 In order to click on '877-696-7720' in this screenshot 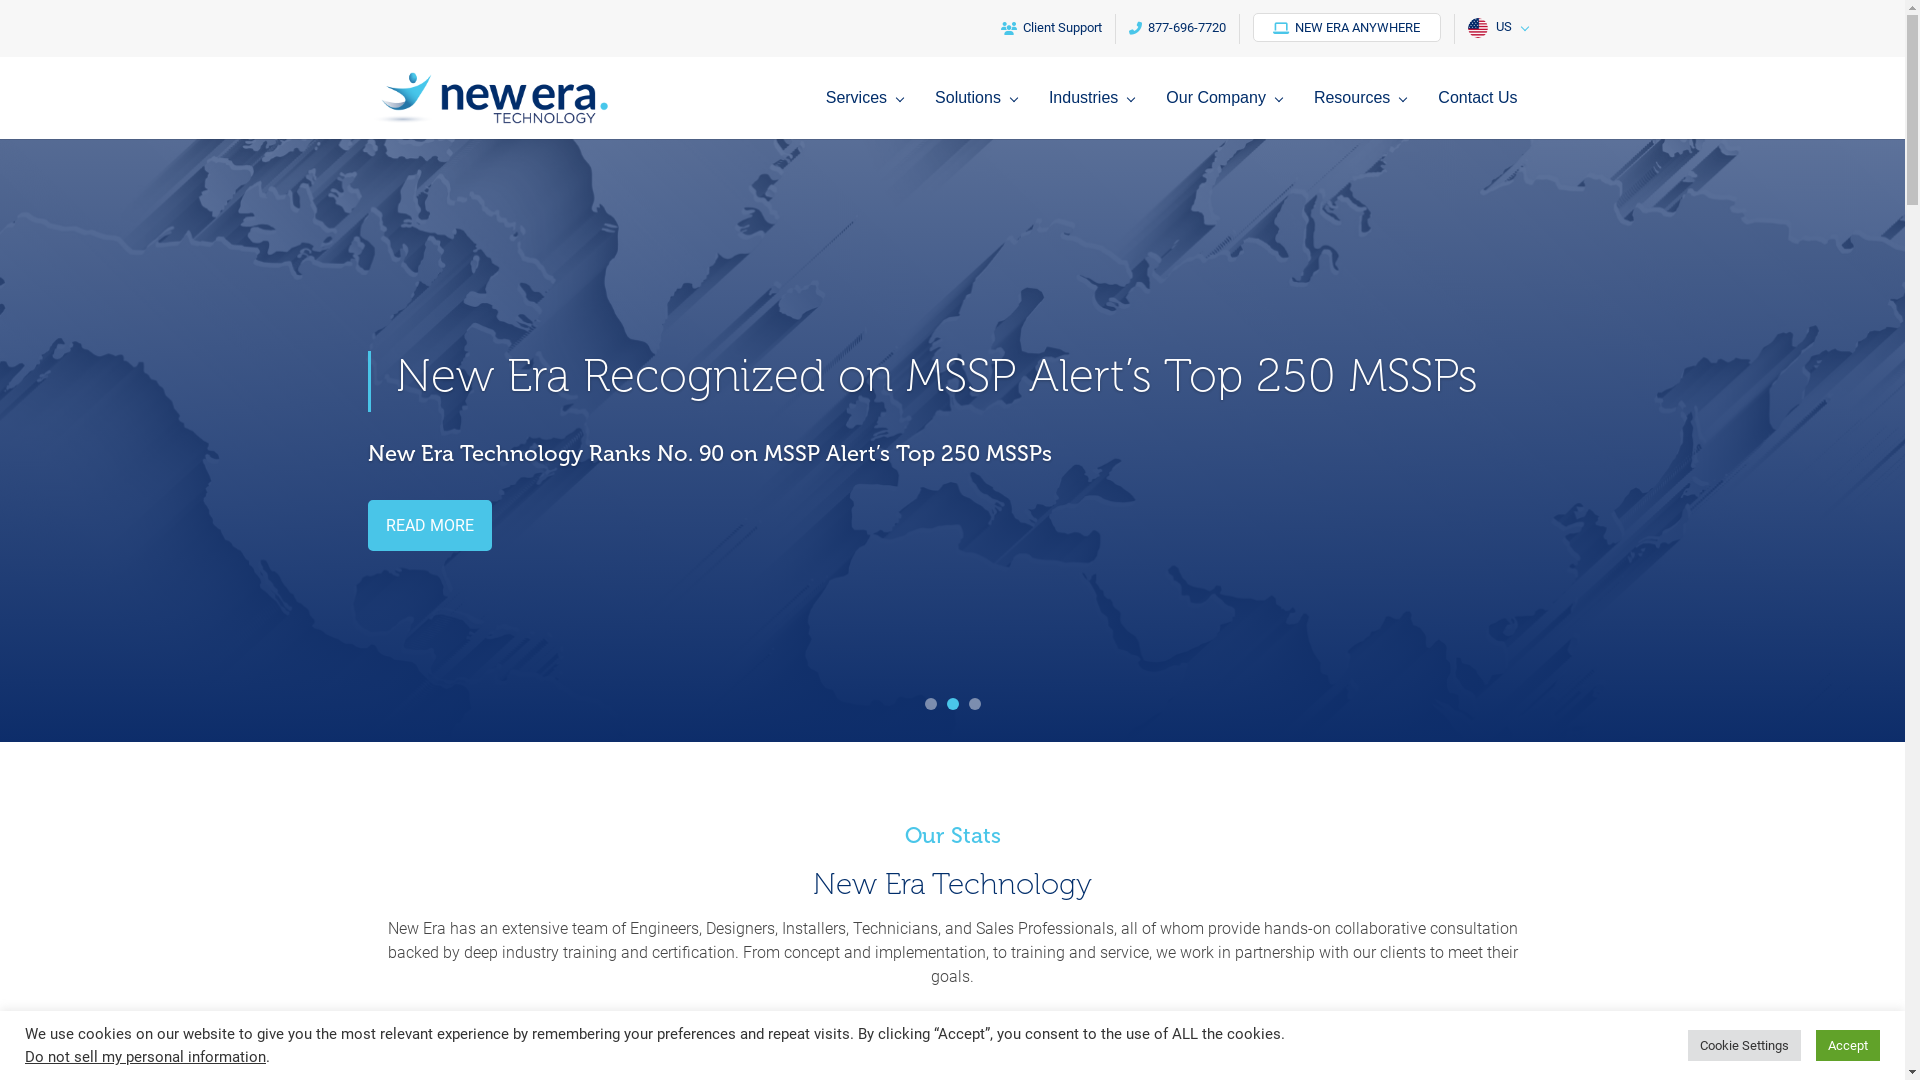, I will do `click(1115, 29)`.